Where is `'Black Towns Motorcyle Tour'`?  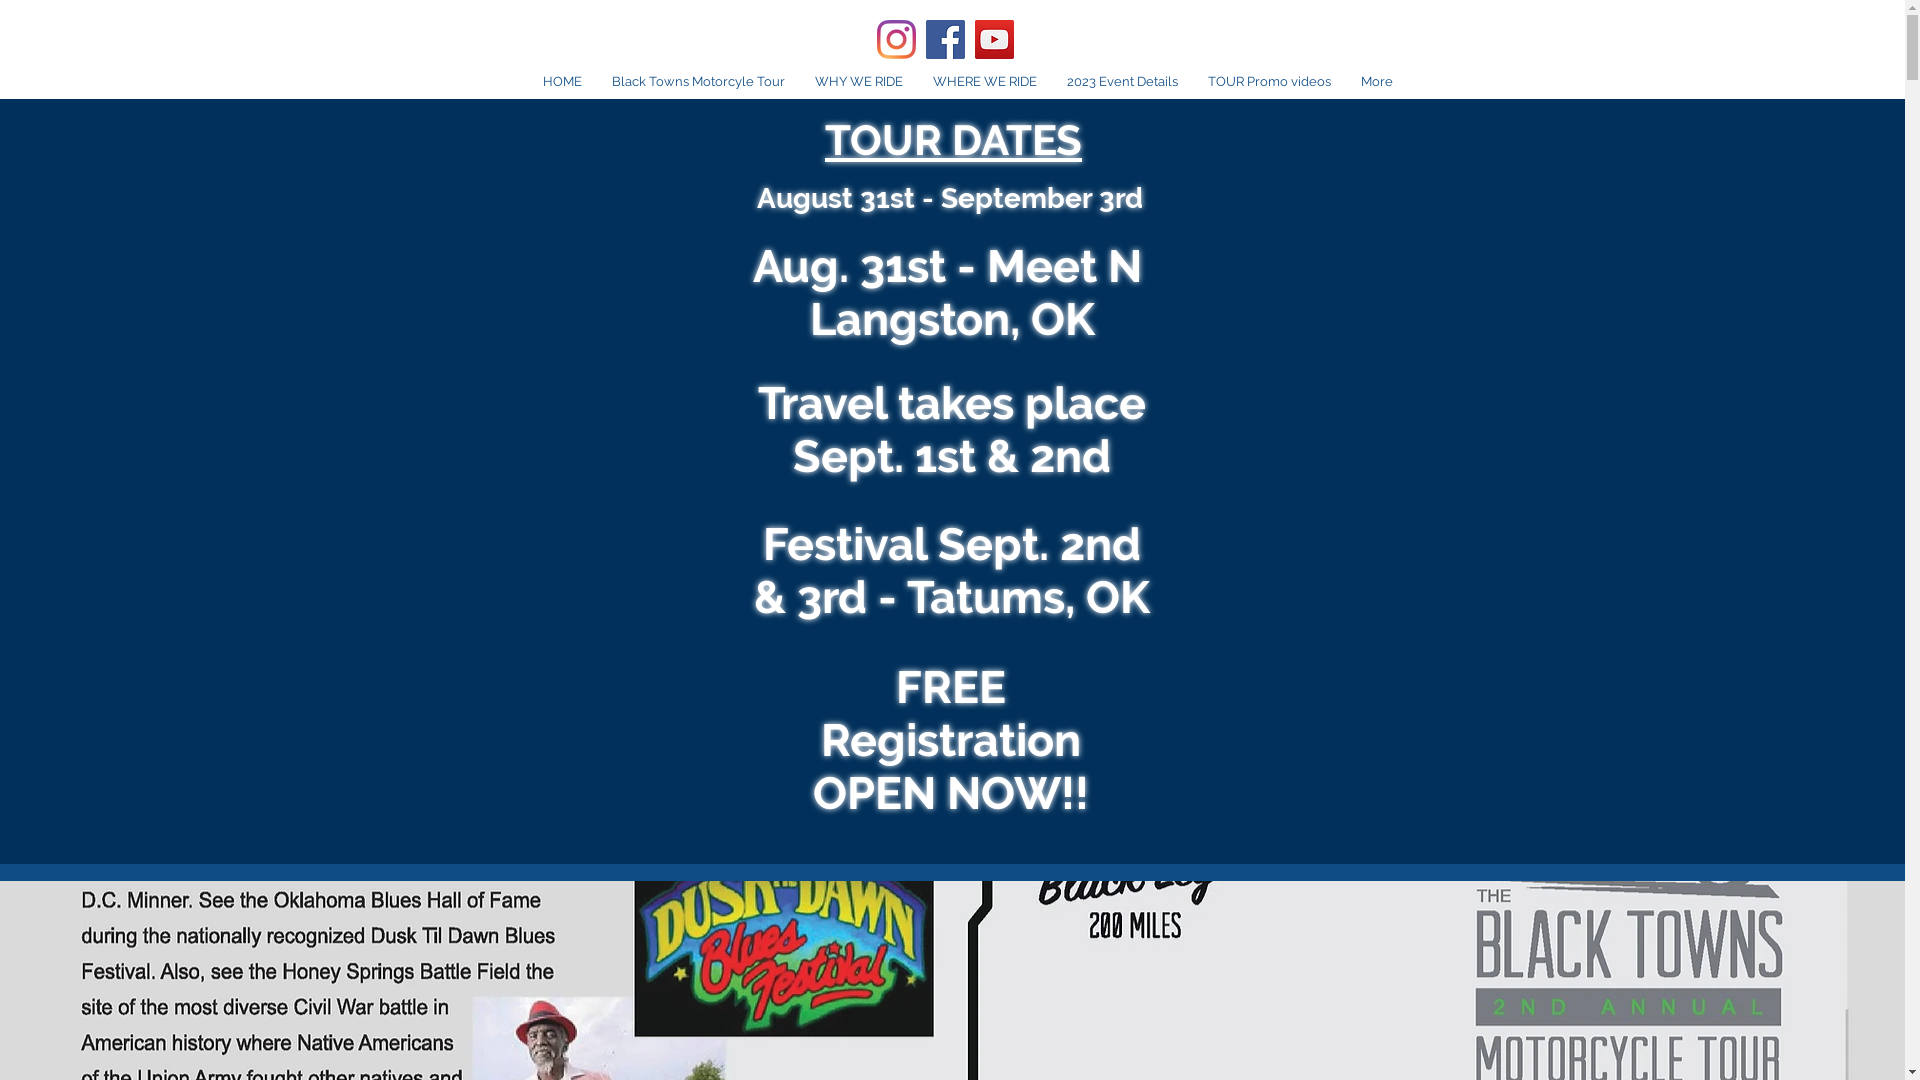
'Black Towns Motorcyle Tour' is located at coordinates (697, 80).